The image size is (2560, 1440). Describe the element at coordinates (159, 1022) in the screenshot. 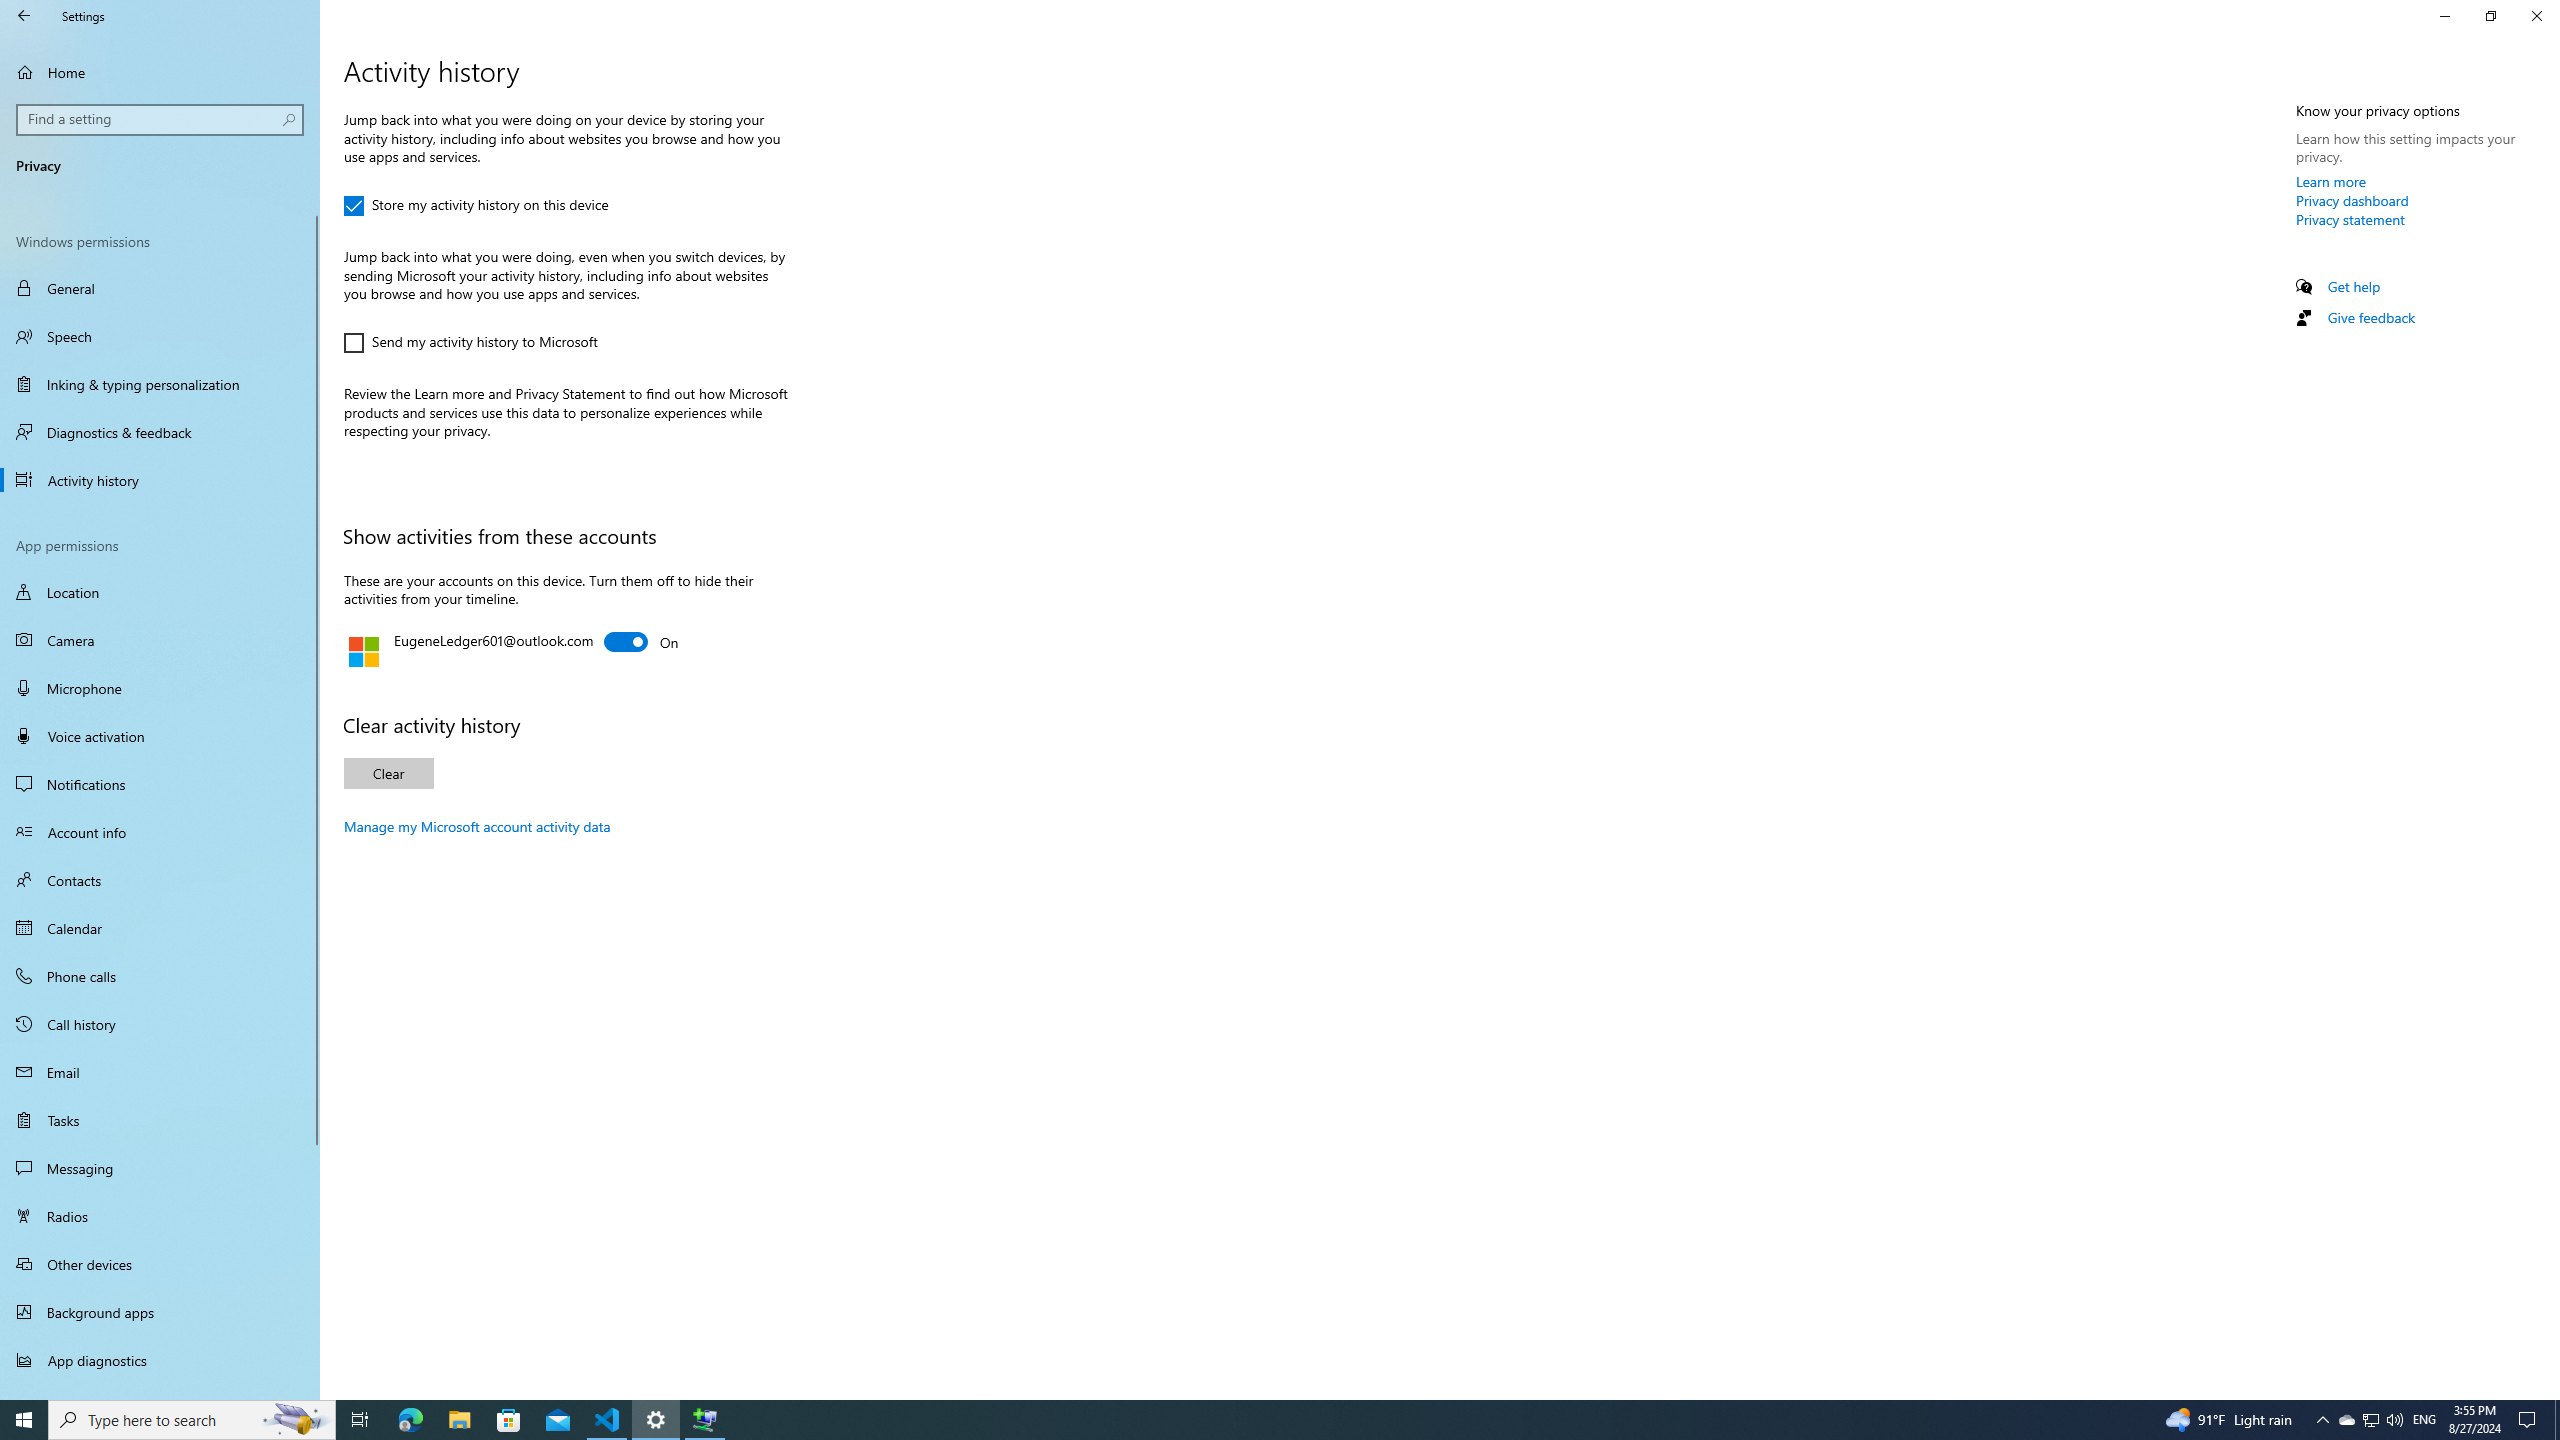

I see `'Call history'` at that location.